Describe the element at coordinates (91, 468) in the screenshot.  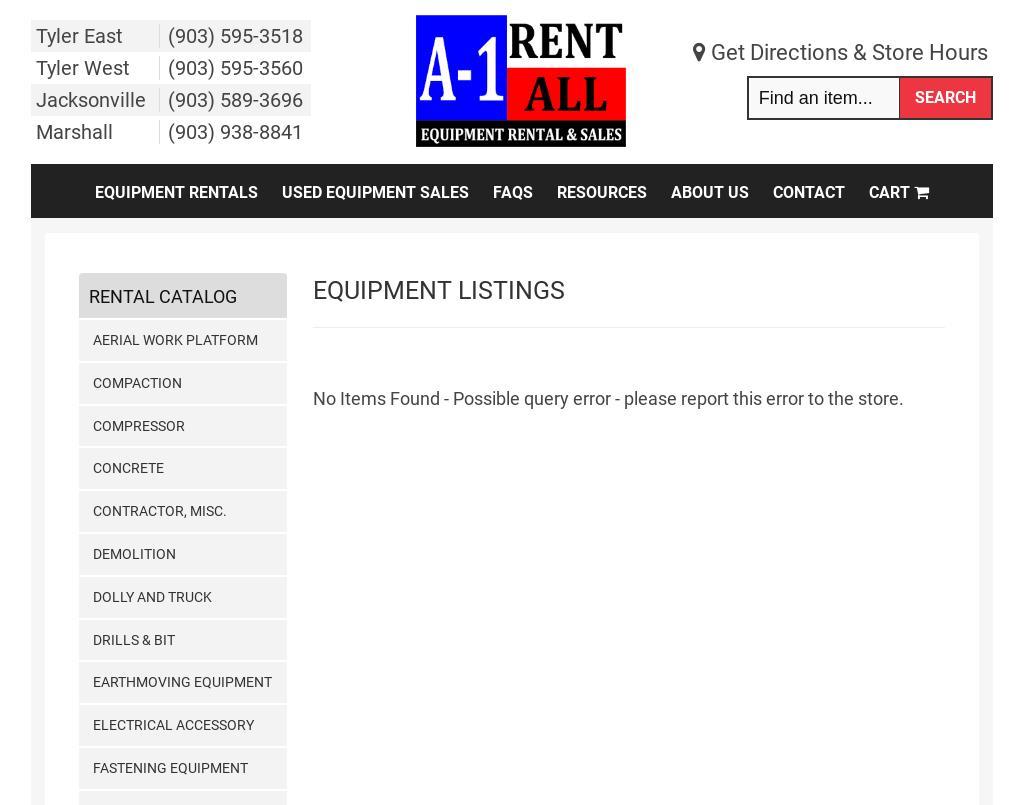
I see `'Concrete'` at that location.